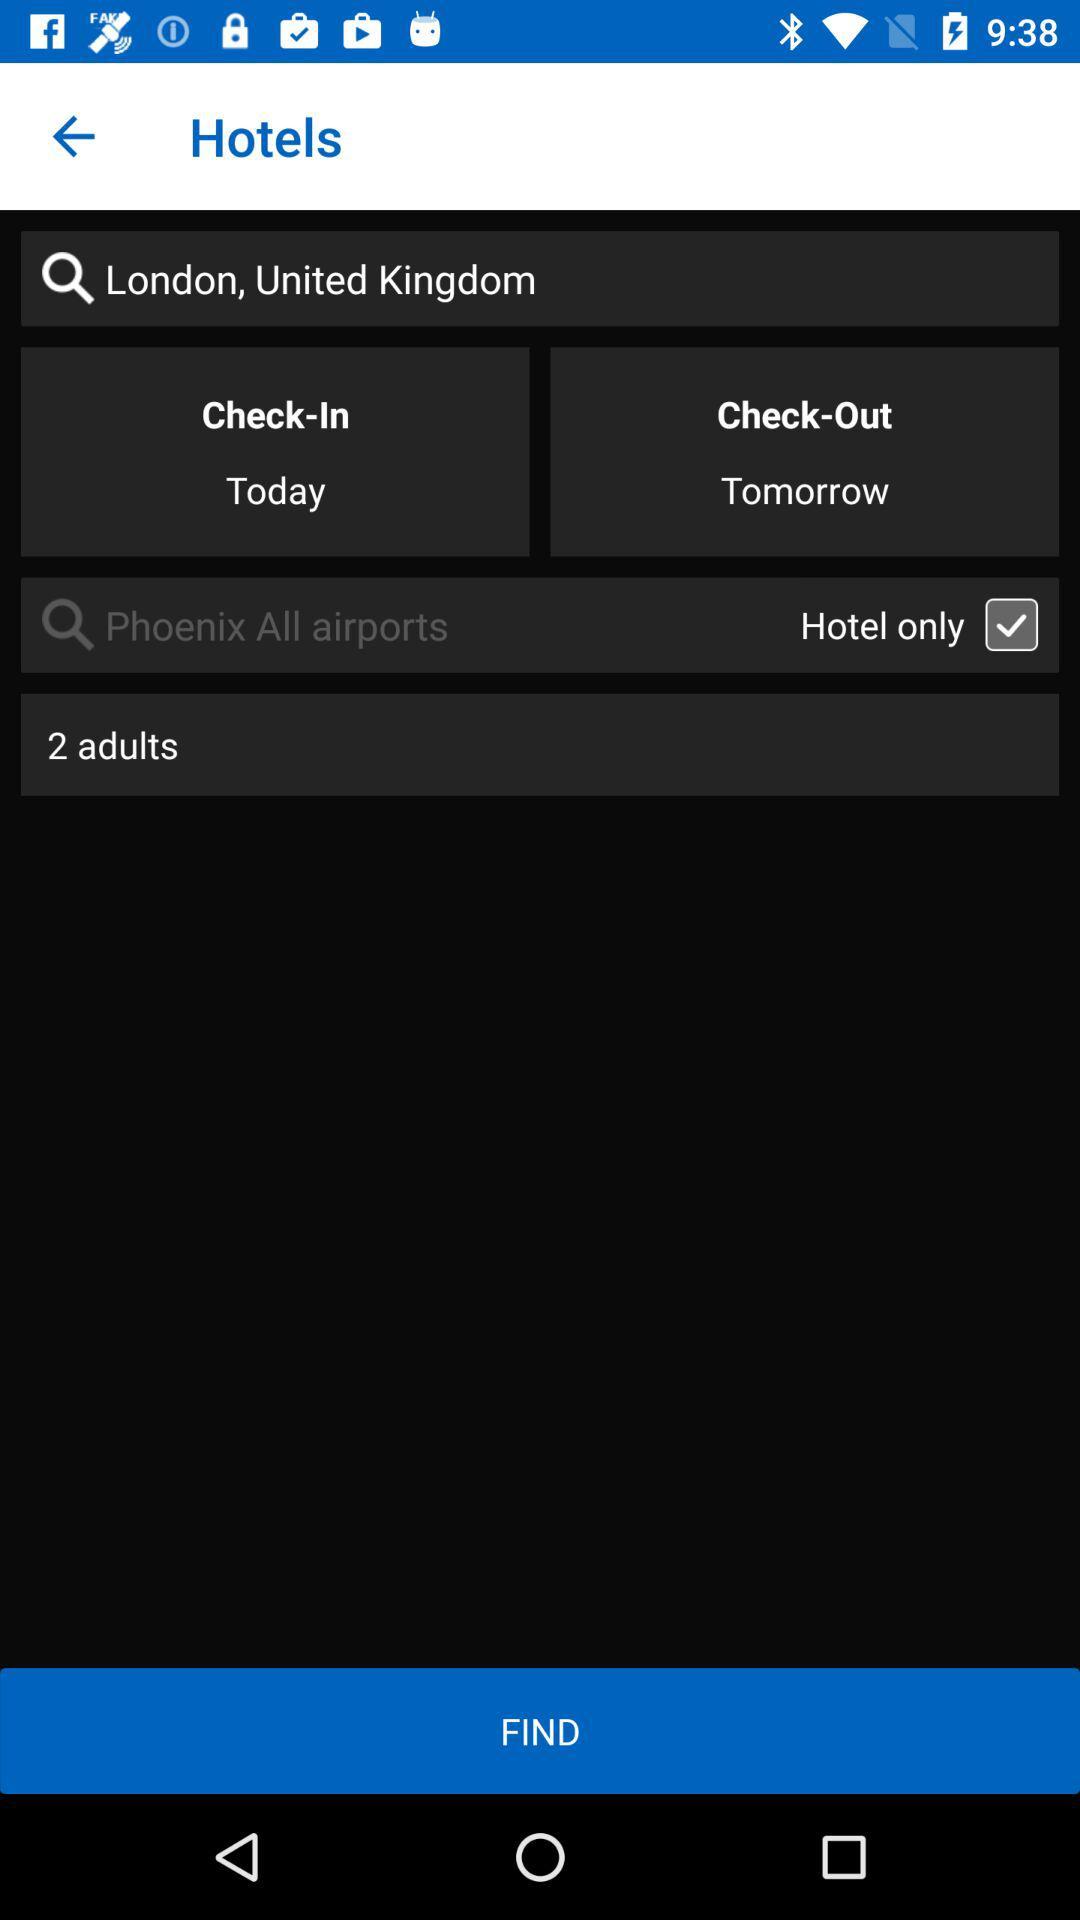 This screenshot has width=1080, height=1920. I want to click on the 2 adults, so click(540, 743).